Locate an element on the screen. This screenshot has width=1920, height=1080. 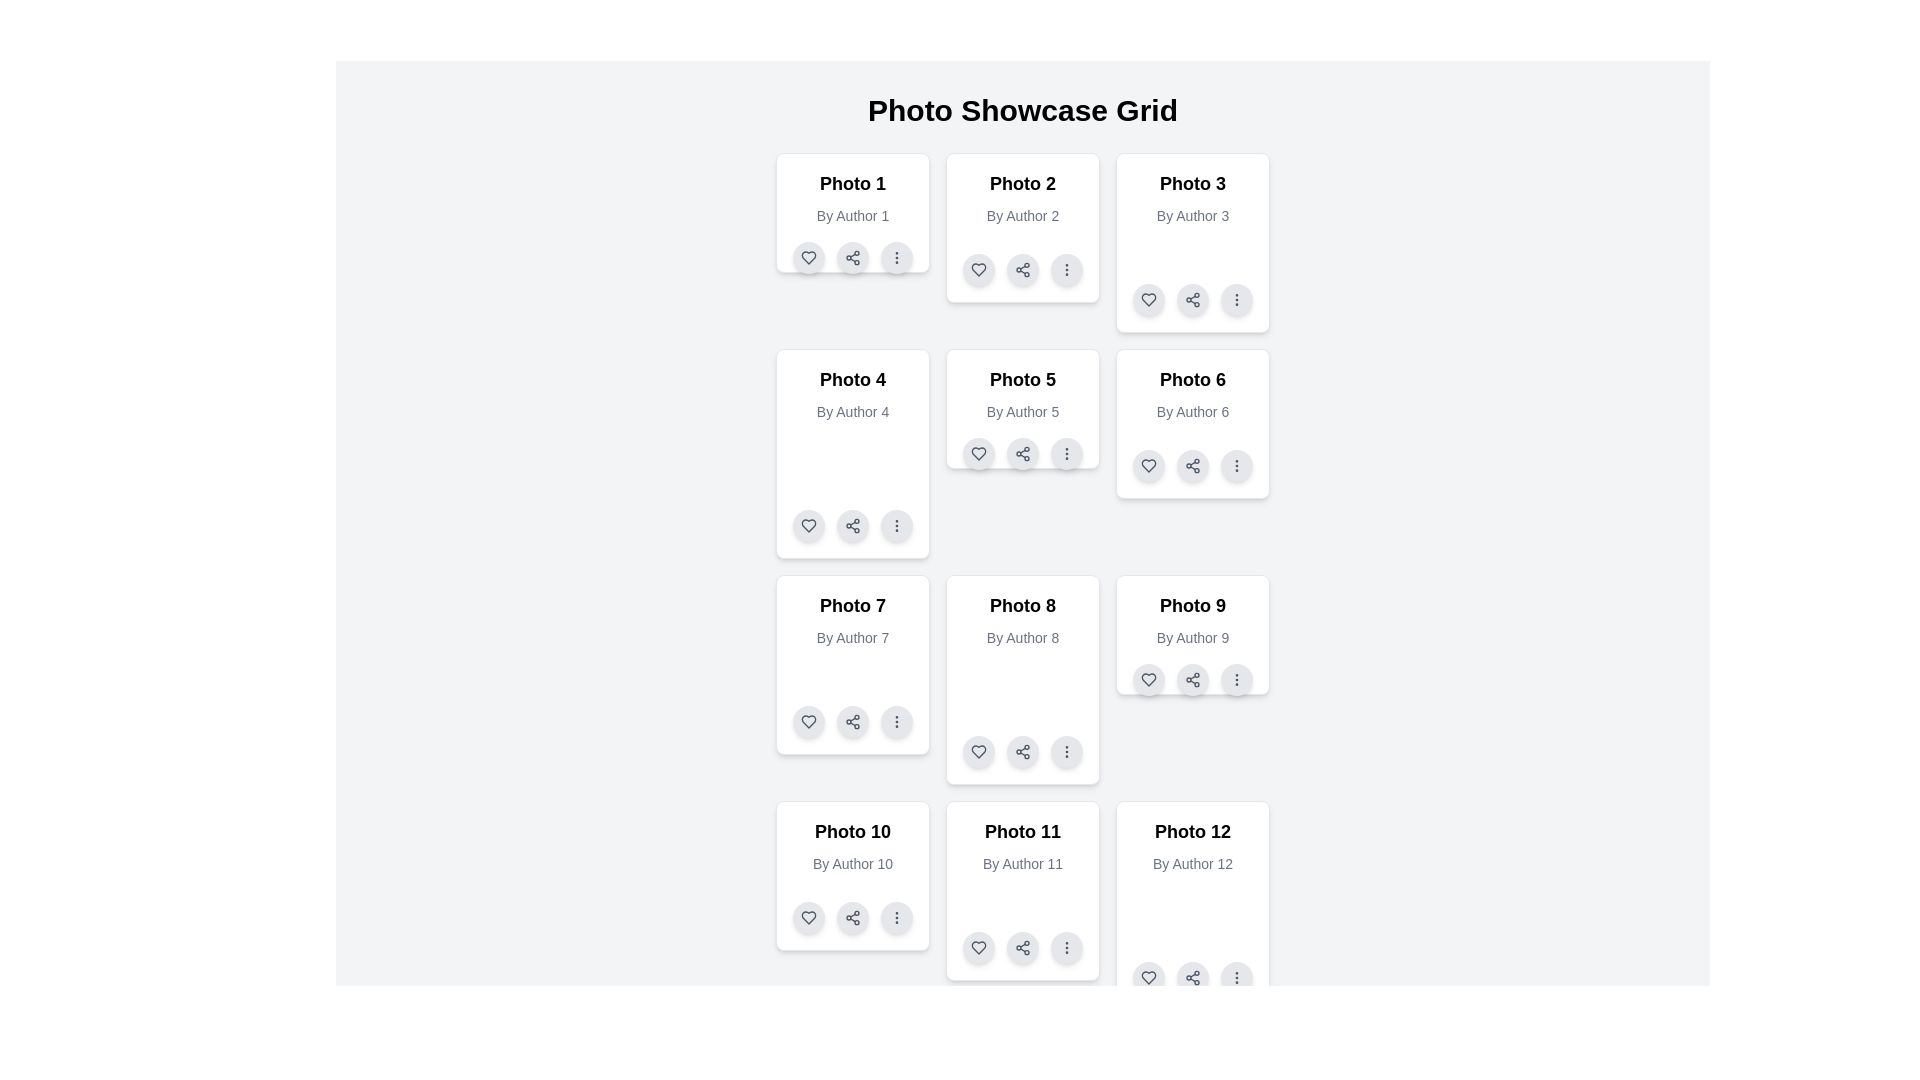
the share icon located in the center of the bottom section of the 'Photo 5' card is located at coordinates (1022, 454).